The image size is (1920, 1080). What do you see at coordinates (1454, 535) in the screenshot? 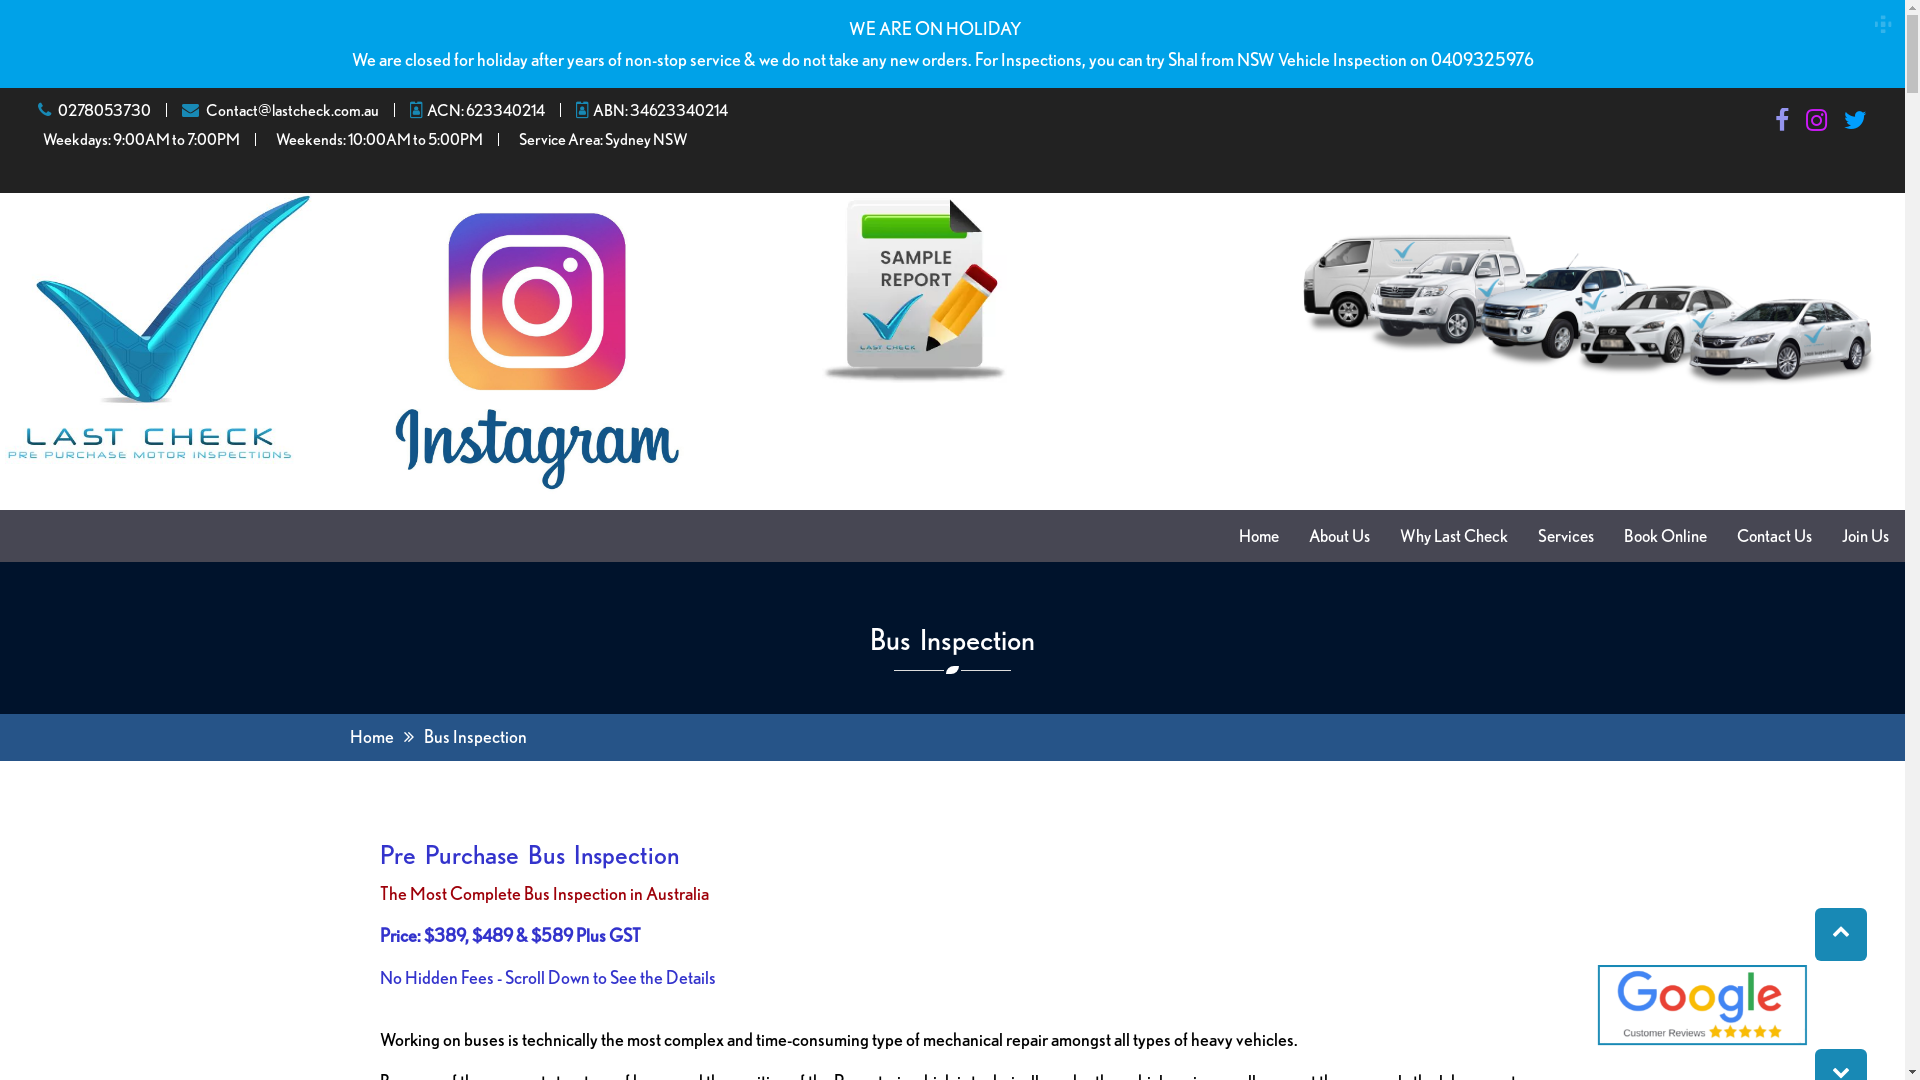
I see `'Why Last Check'` at bounding box center [1454, 535].